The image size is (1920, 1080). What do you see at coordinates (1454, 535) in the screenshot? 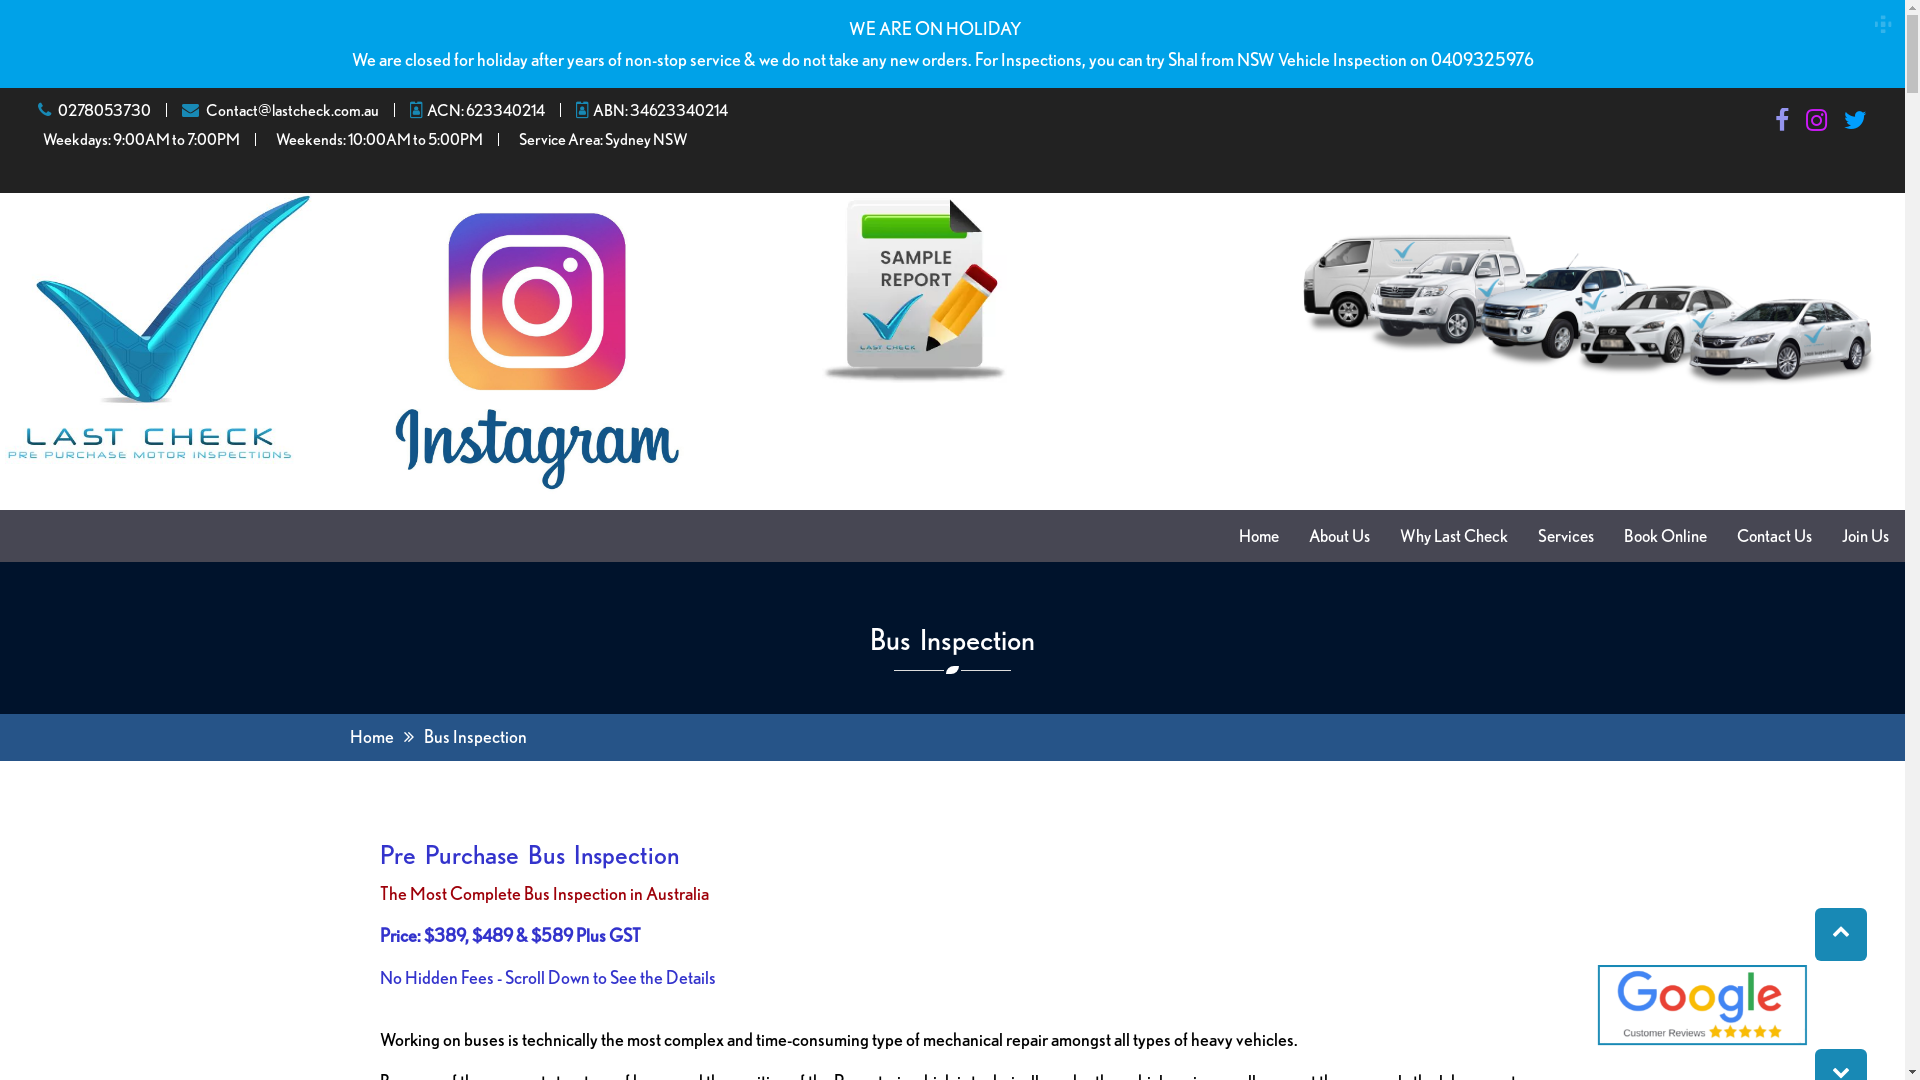
I see `'Why Last Check'` at bounding box center [1454, 535].